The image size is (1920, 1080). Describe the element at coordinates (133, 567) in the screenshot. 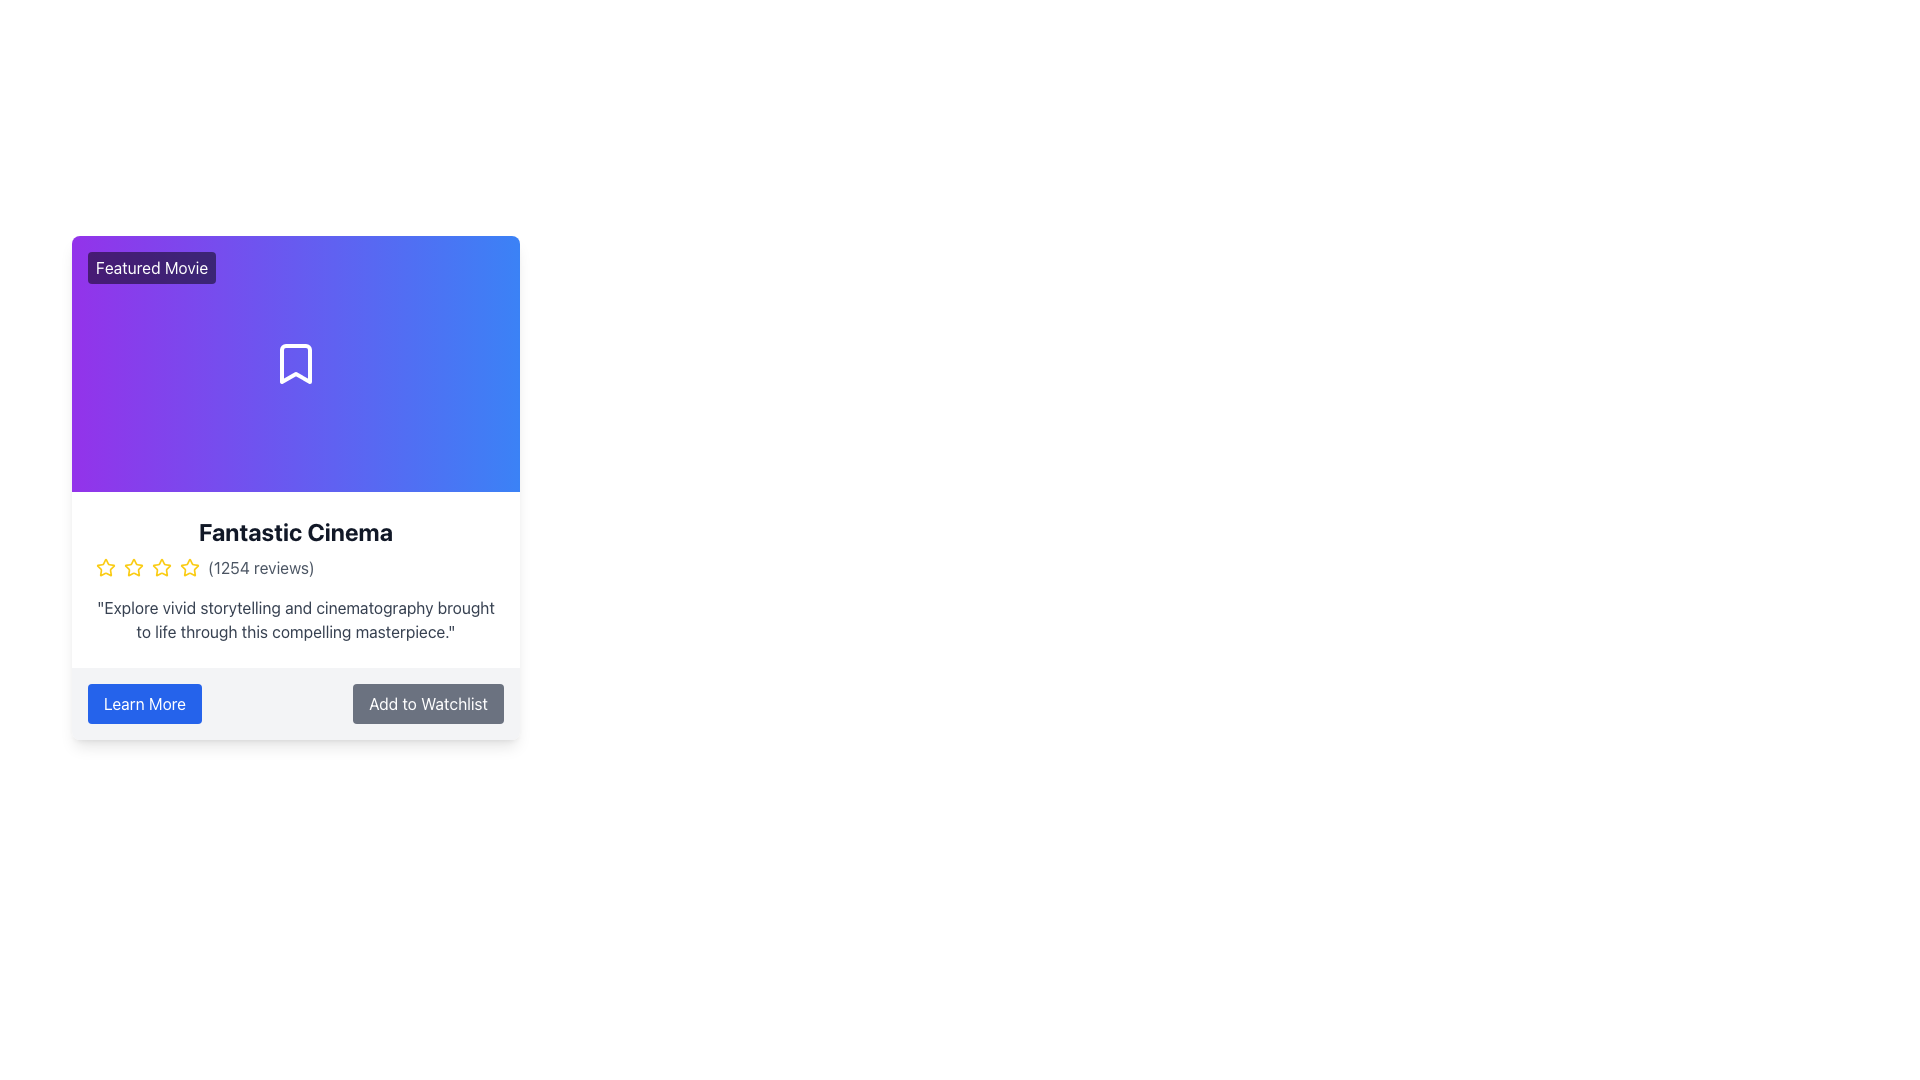

I see `the second star icon in the star-based rating system located below the title 'Fantastic Cinema' and above the rating details` at that location.